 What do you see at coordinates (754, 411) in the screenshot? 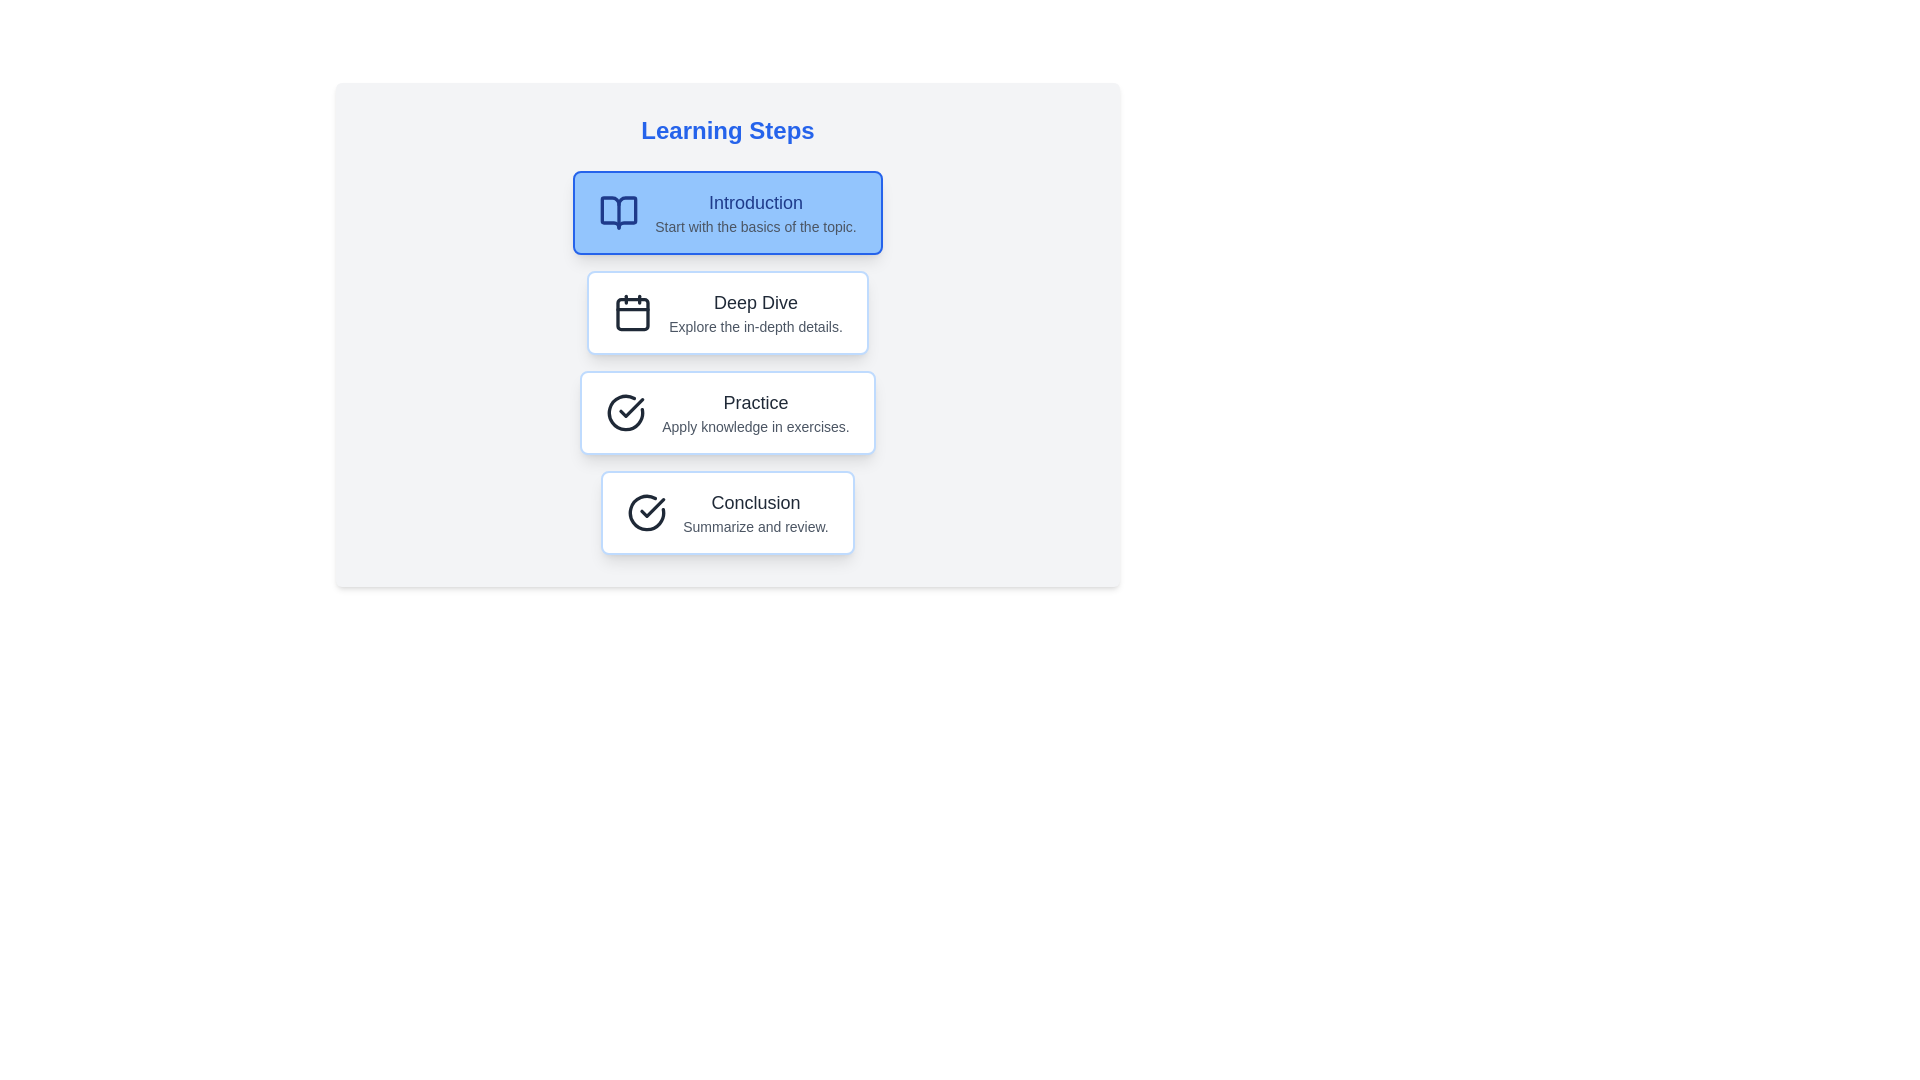
I see `the third button in the vertical list labeled 'Practice'` at bounding box center [754, 411].